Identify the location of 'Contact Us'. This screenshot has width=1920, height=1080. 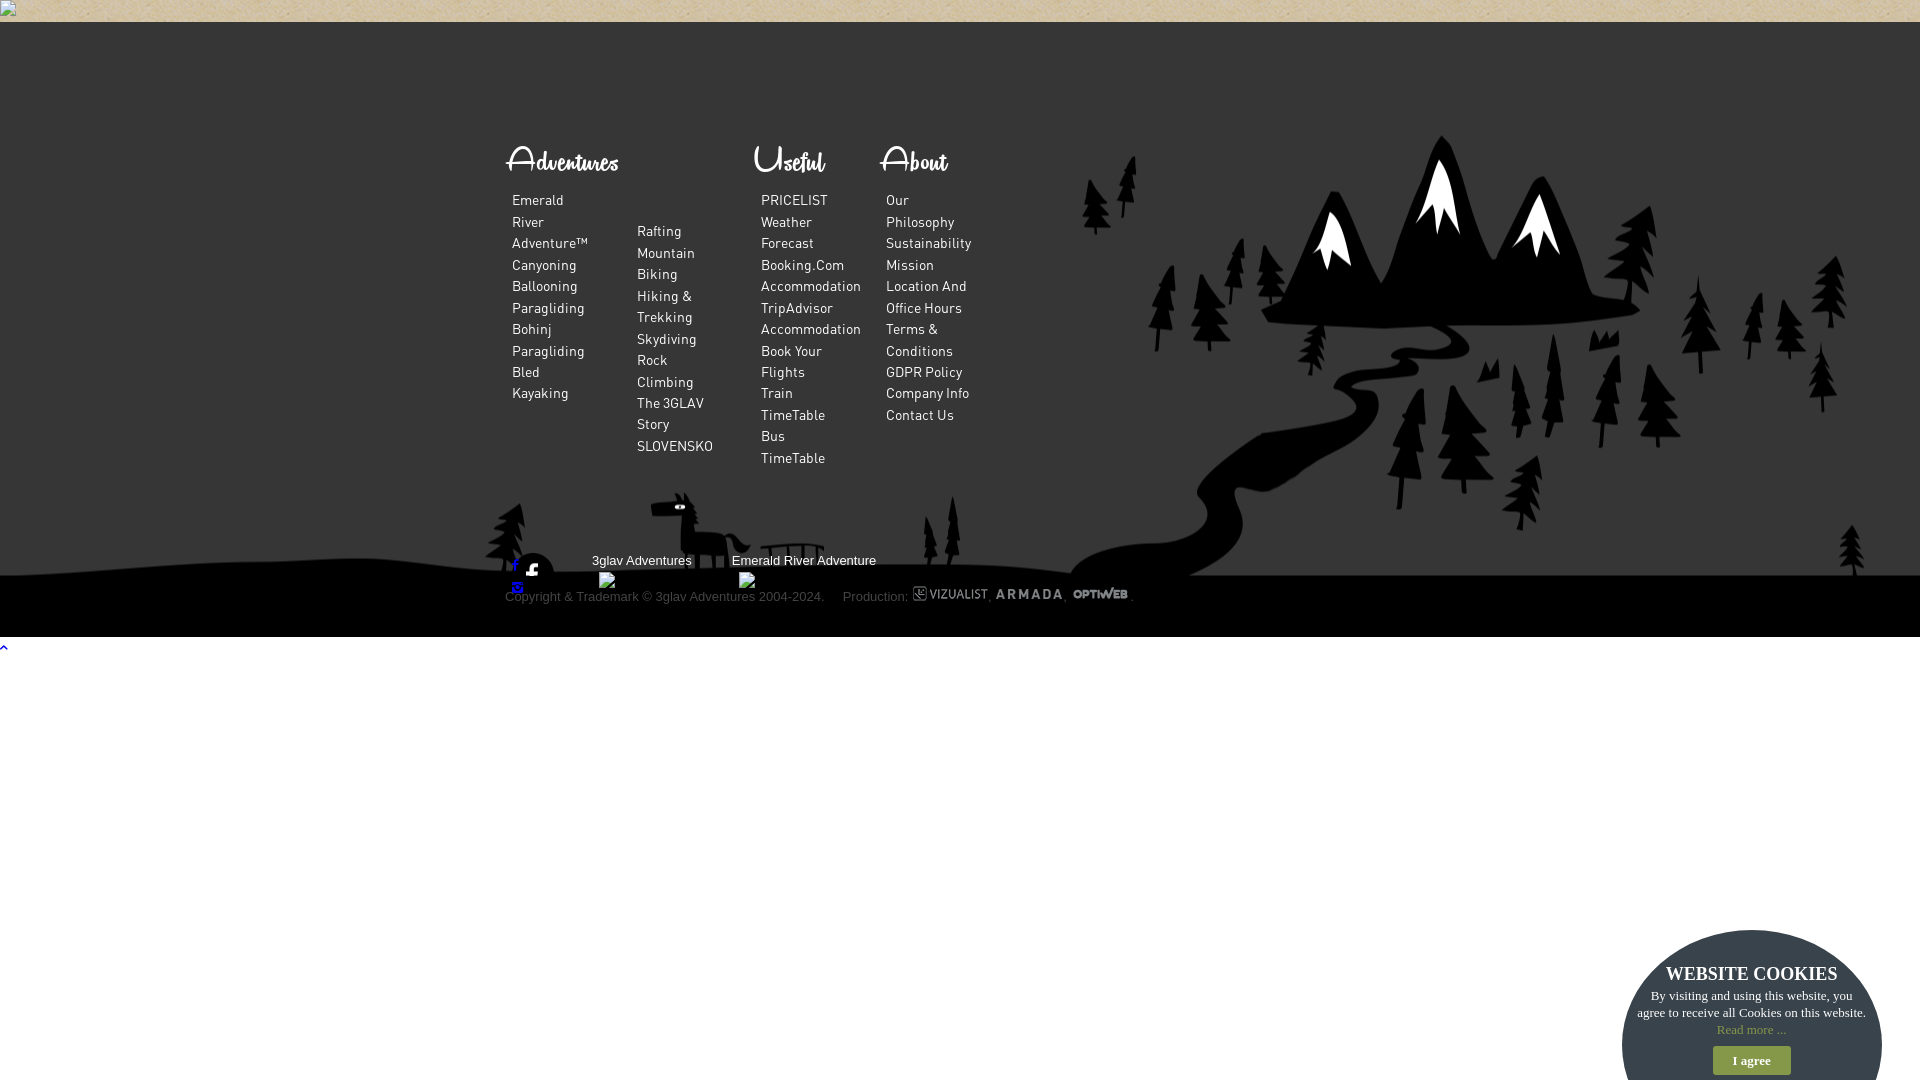
(919, 412).